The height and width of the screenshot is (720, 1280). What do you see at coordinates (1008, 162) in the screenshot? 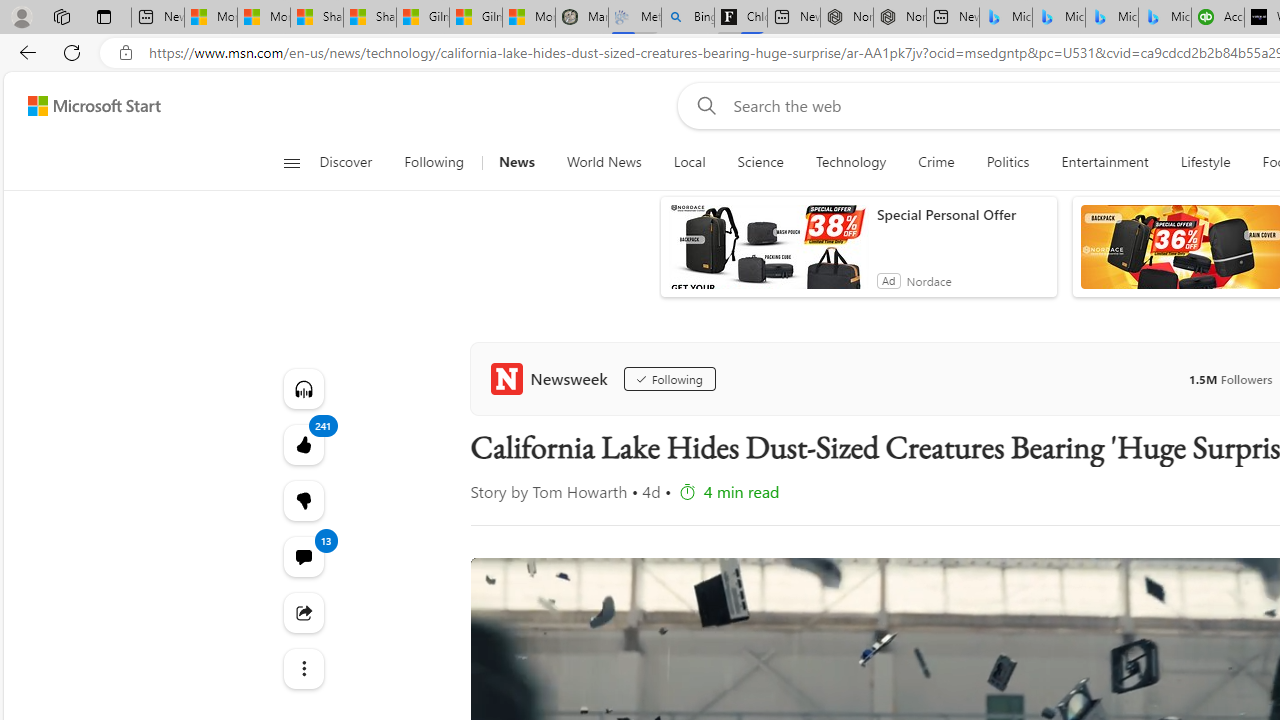
I see `'Politics'` at bounding box center [1008, 162].